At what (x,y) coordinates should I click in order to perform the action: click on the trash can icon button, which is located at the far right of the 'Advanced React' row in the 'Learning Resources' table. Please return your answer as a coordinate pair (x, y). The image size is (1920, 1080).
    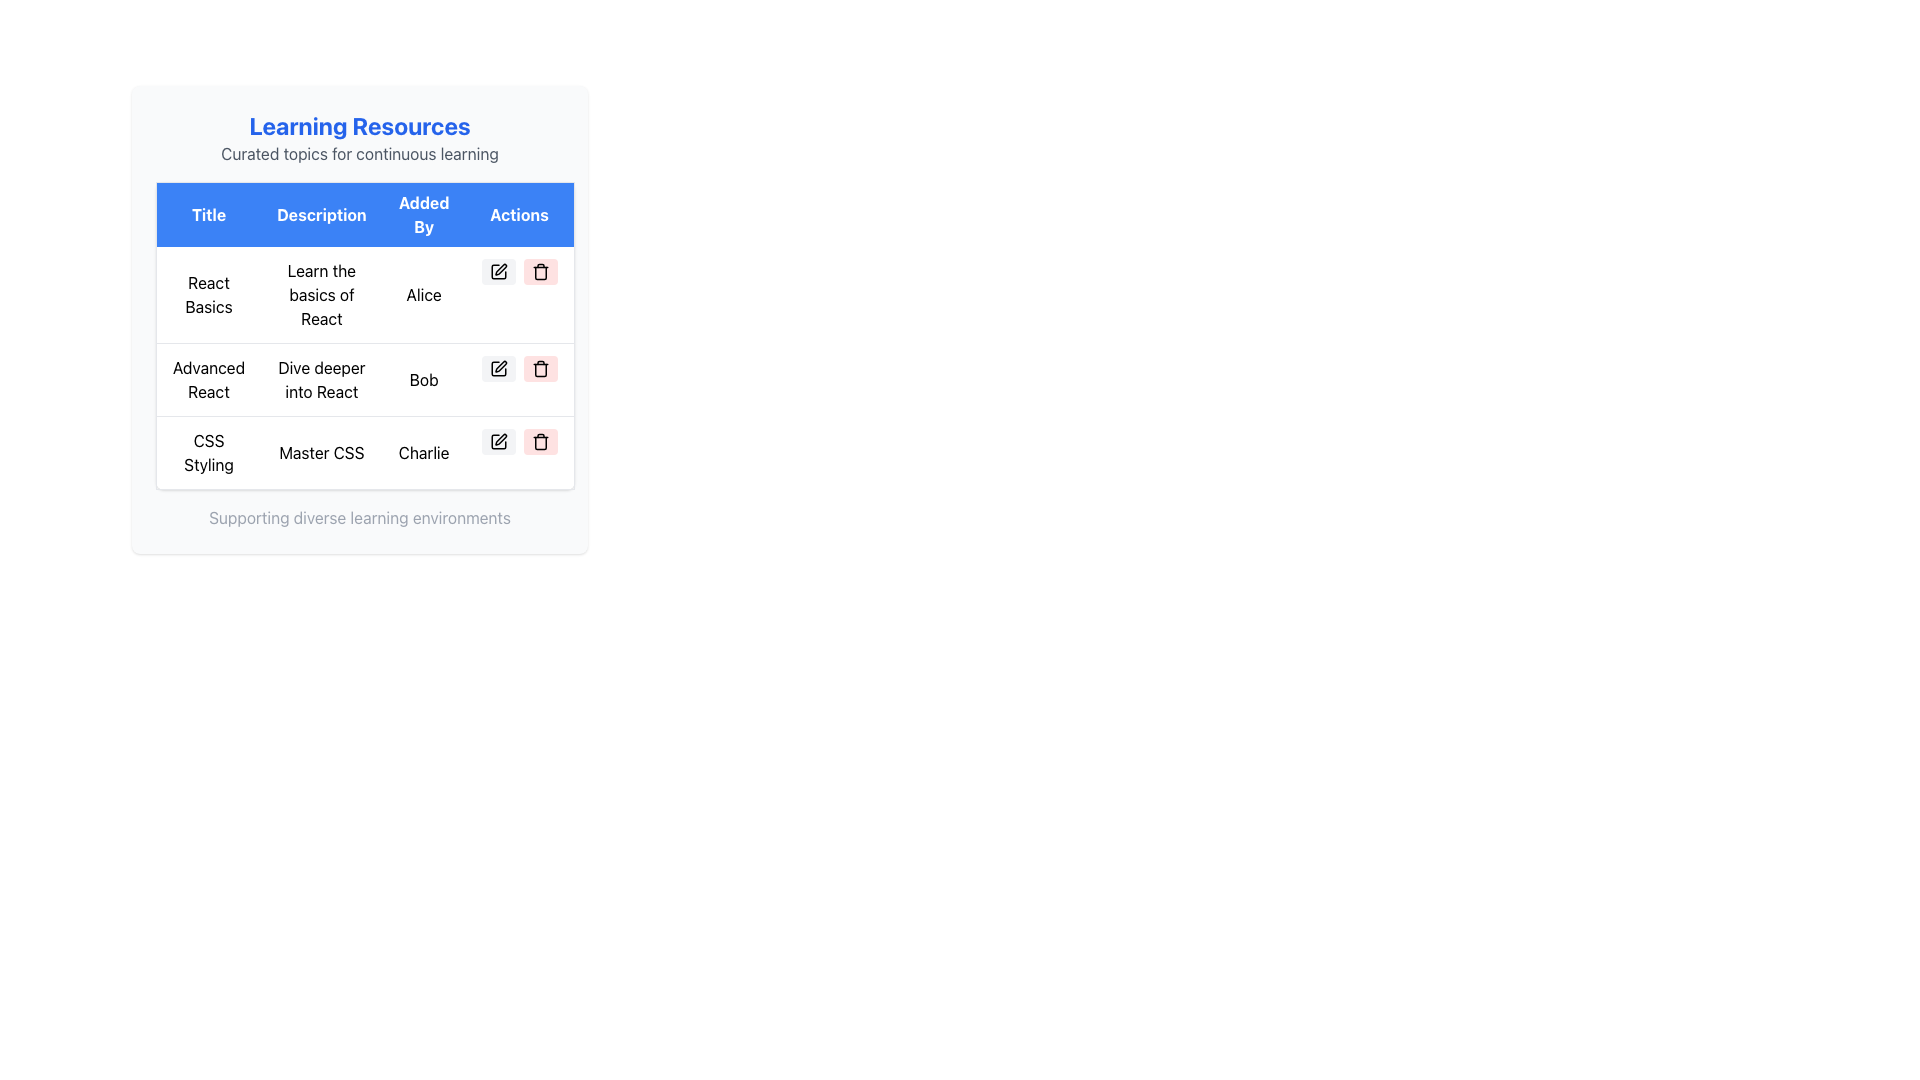
    Looking at the image, I should click on (540, 441).